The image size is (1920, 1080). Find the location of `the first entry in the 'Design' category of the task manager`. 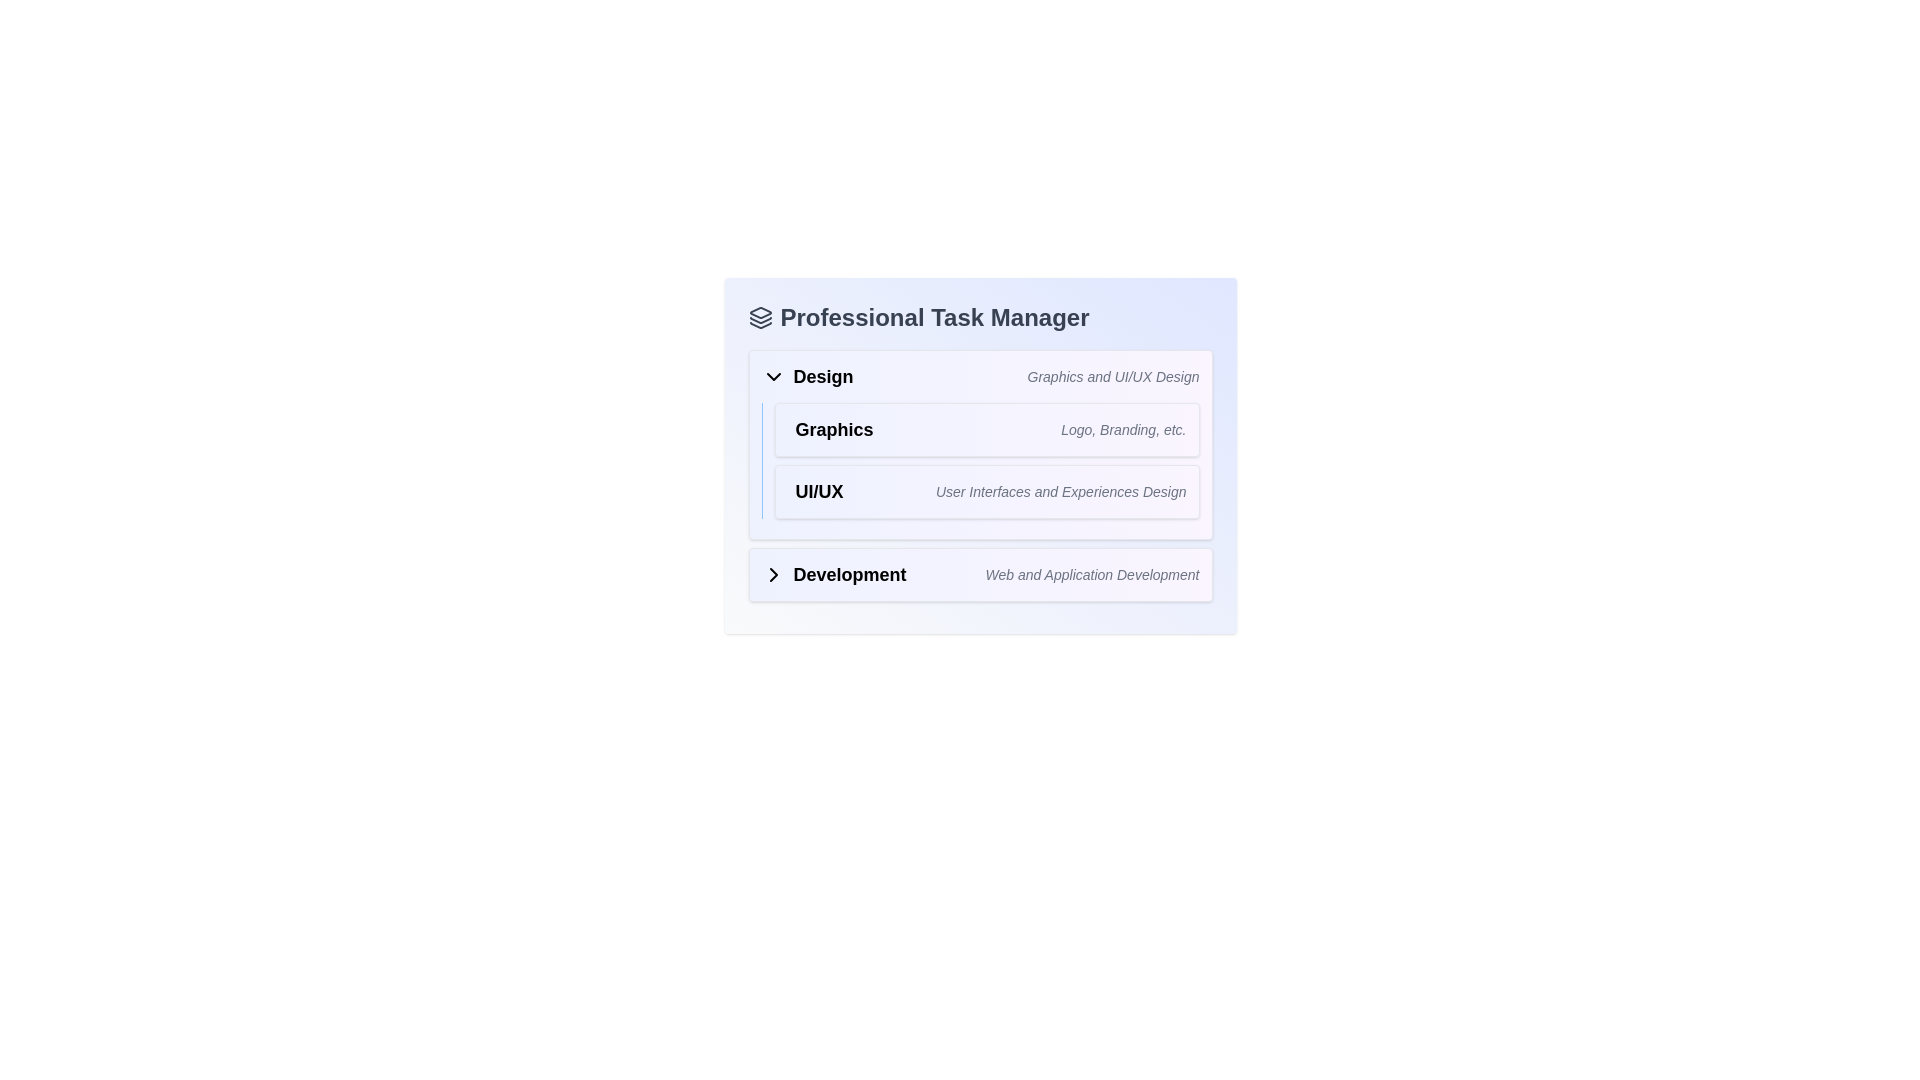

the first entry in the 'Design' category of the task manager is located at coordinates (987, 428).